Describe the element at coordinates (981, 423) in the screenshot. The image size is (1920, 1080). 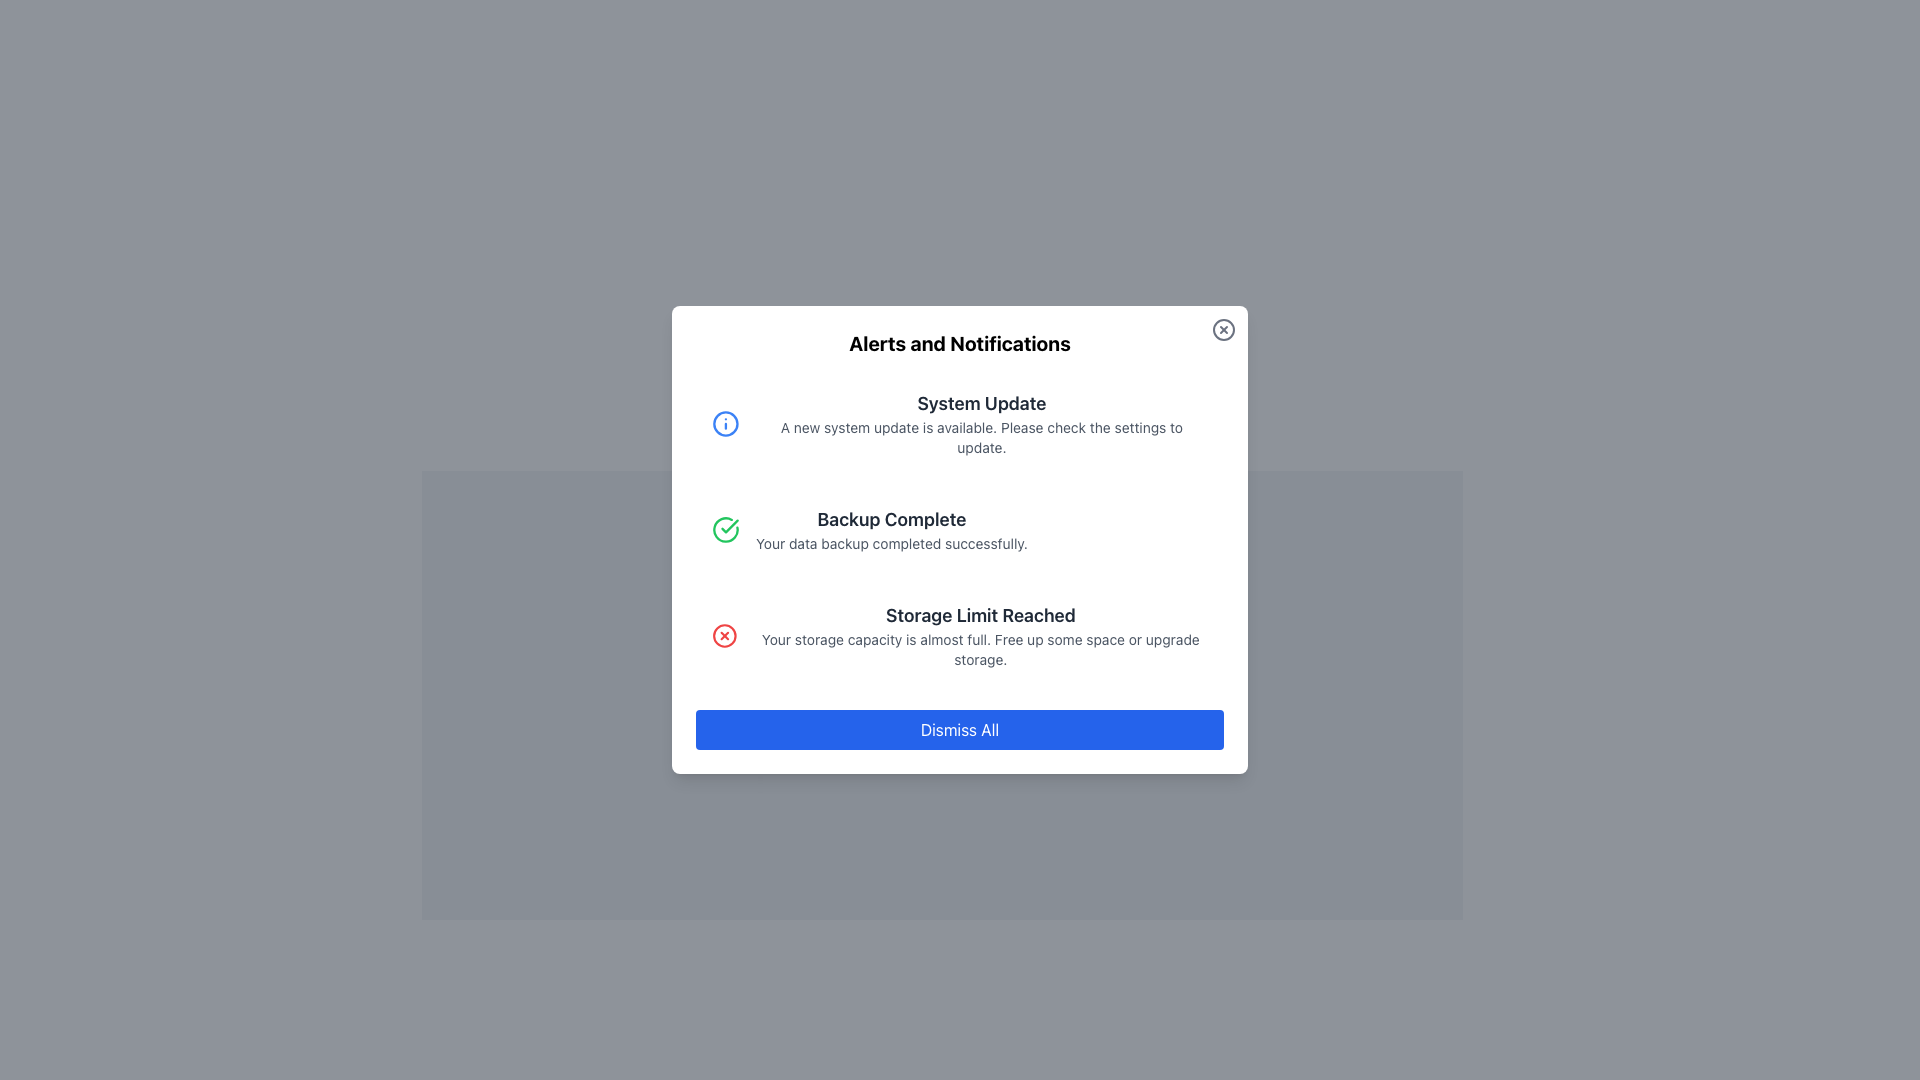
I see `information displayed in the notification card with a blue background and rounded corners, which contains the system update message` at that location.